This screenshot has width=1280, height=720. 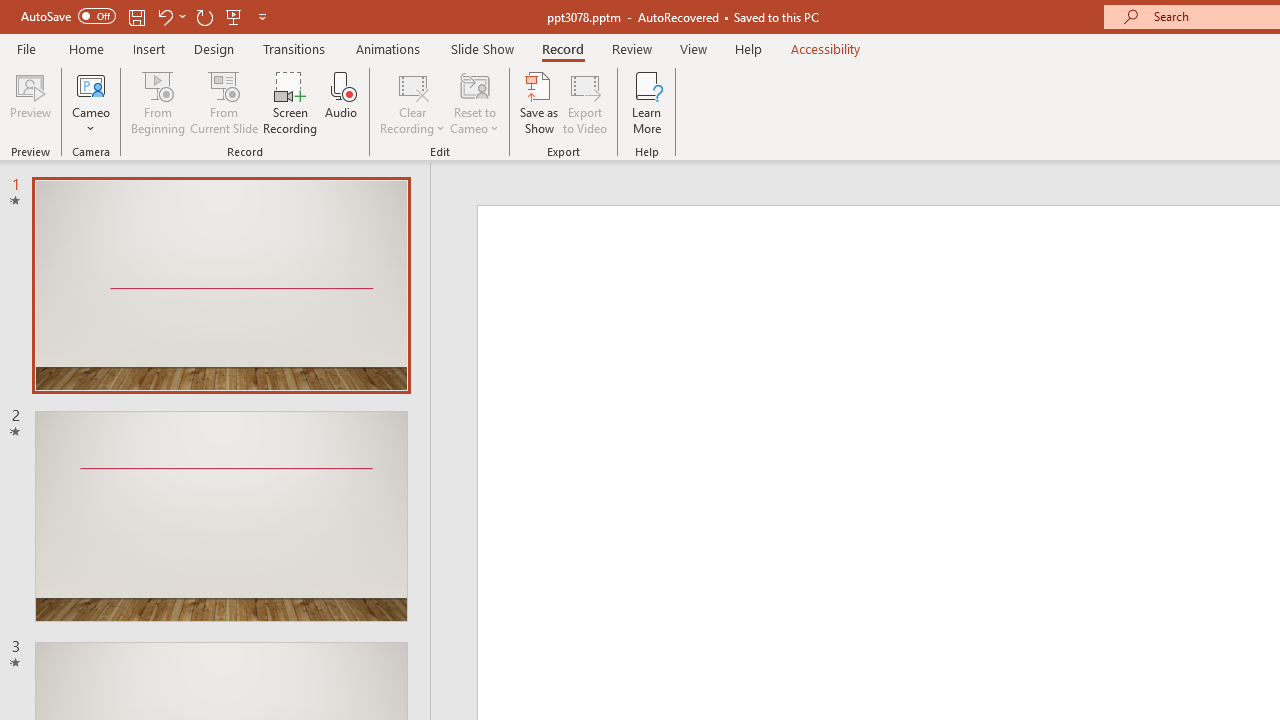 What do you see at coordinates (90, 84) in the screenshot?
I see `'Cameo'` at bounding box center [90, 84].